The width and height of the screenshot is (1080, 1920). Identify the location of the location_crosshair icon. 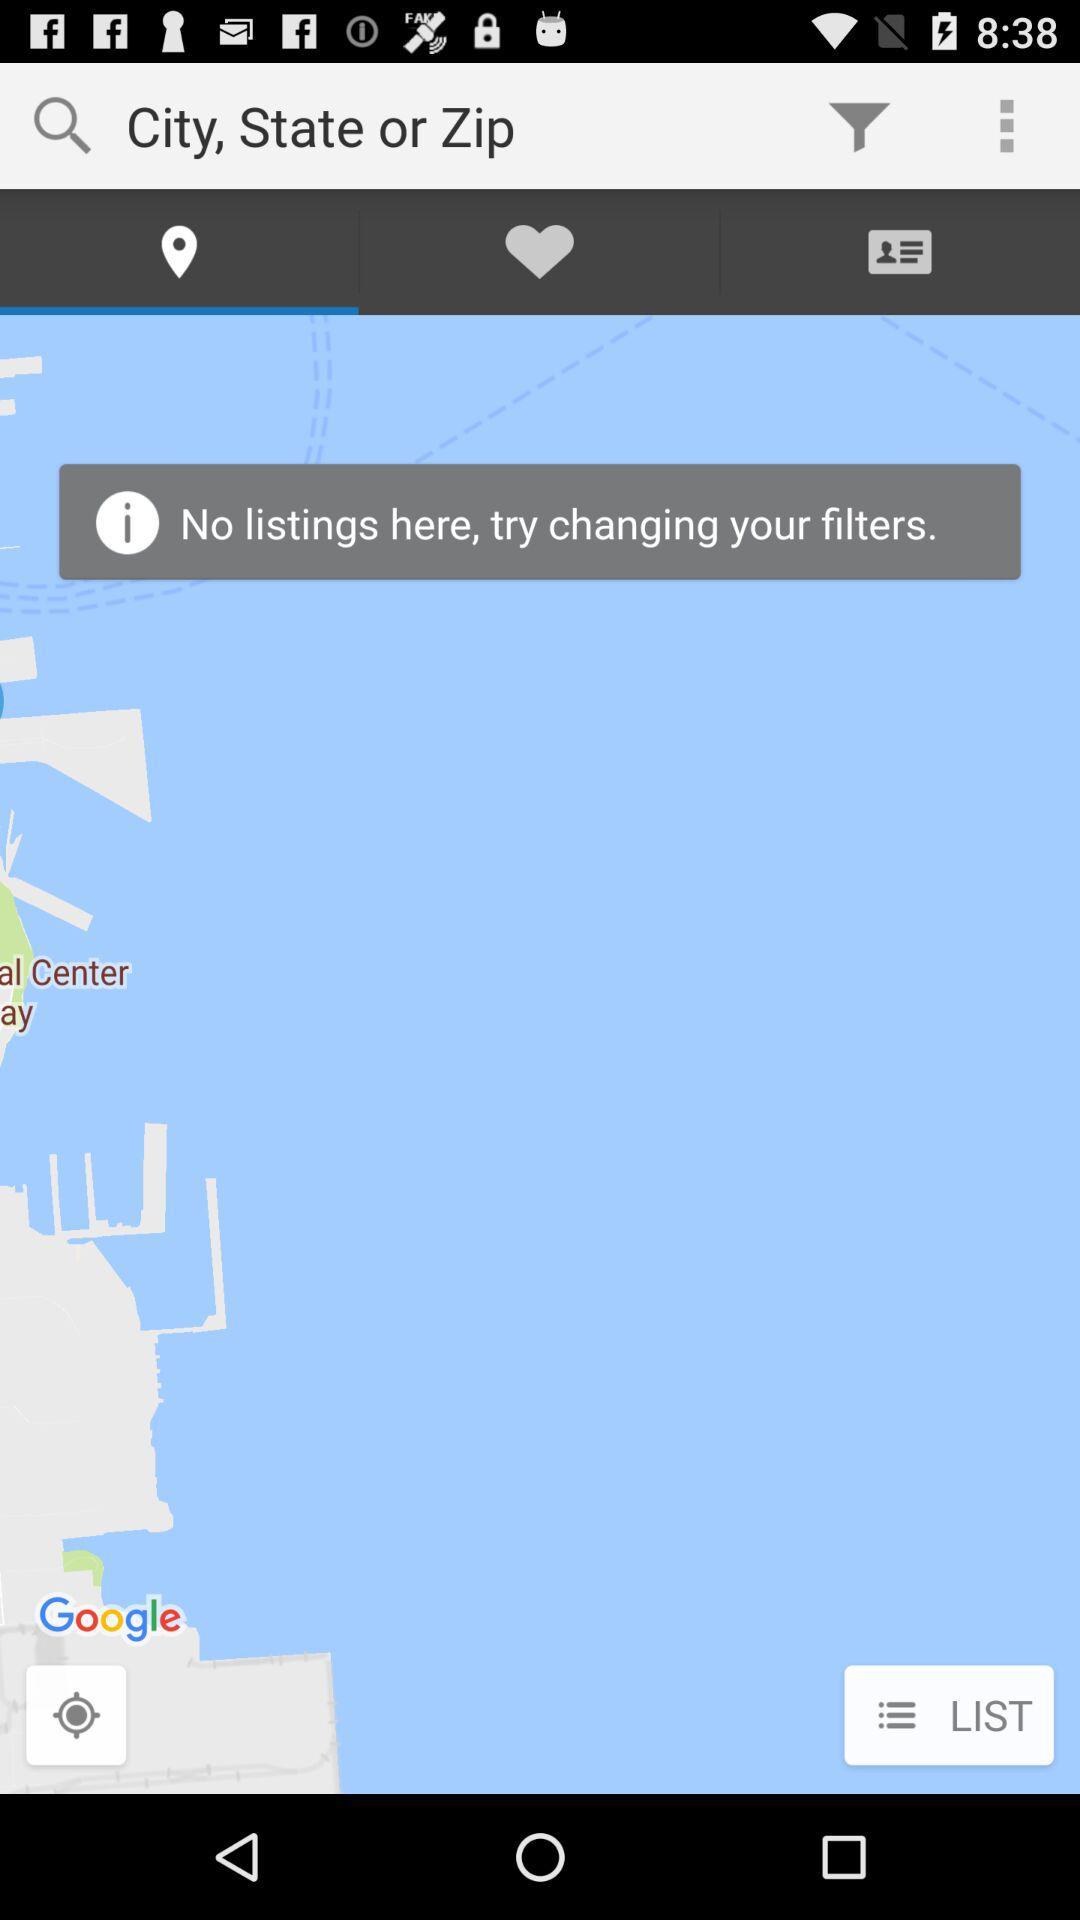
(75, 1838).